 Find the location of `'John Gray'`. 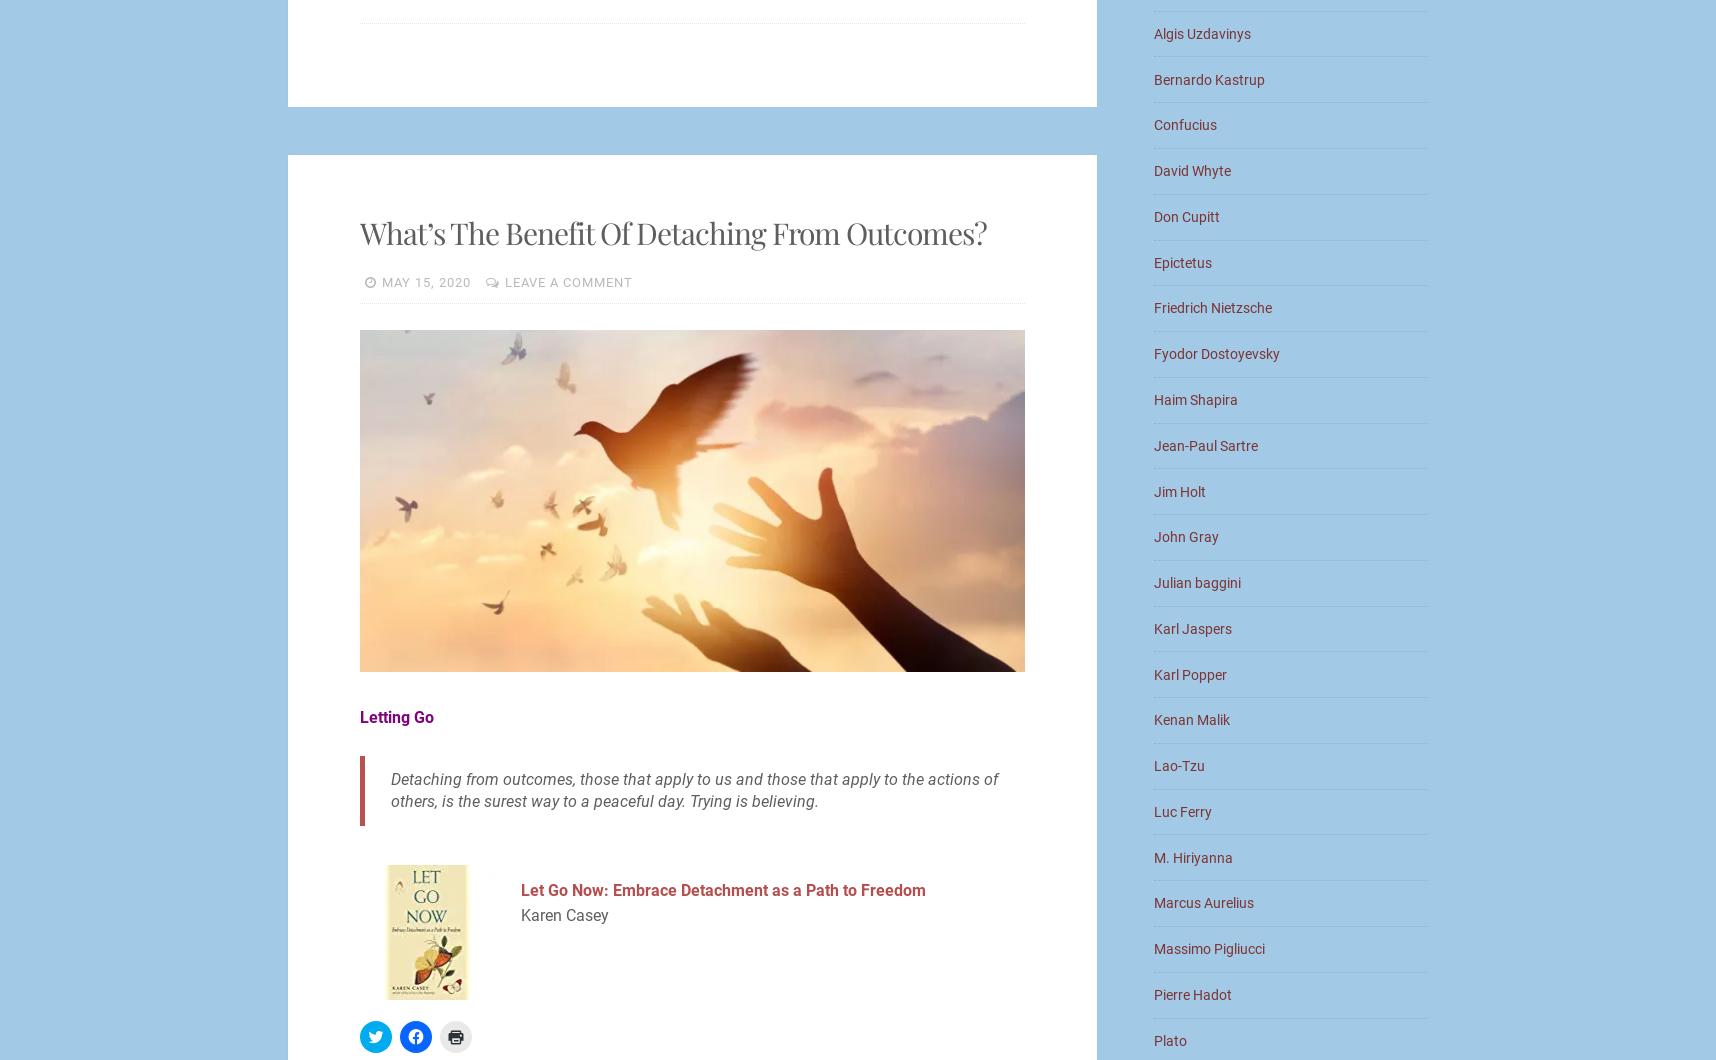

'John Gray' is located at coordinates (1186, 536).